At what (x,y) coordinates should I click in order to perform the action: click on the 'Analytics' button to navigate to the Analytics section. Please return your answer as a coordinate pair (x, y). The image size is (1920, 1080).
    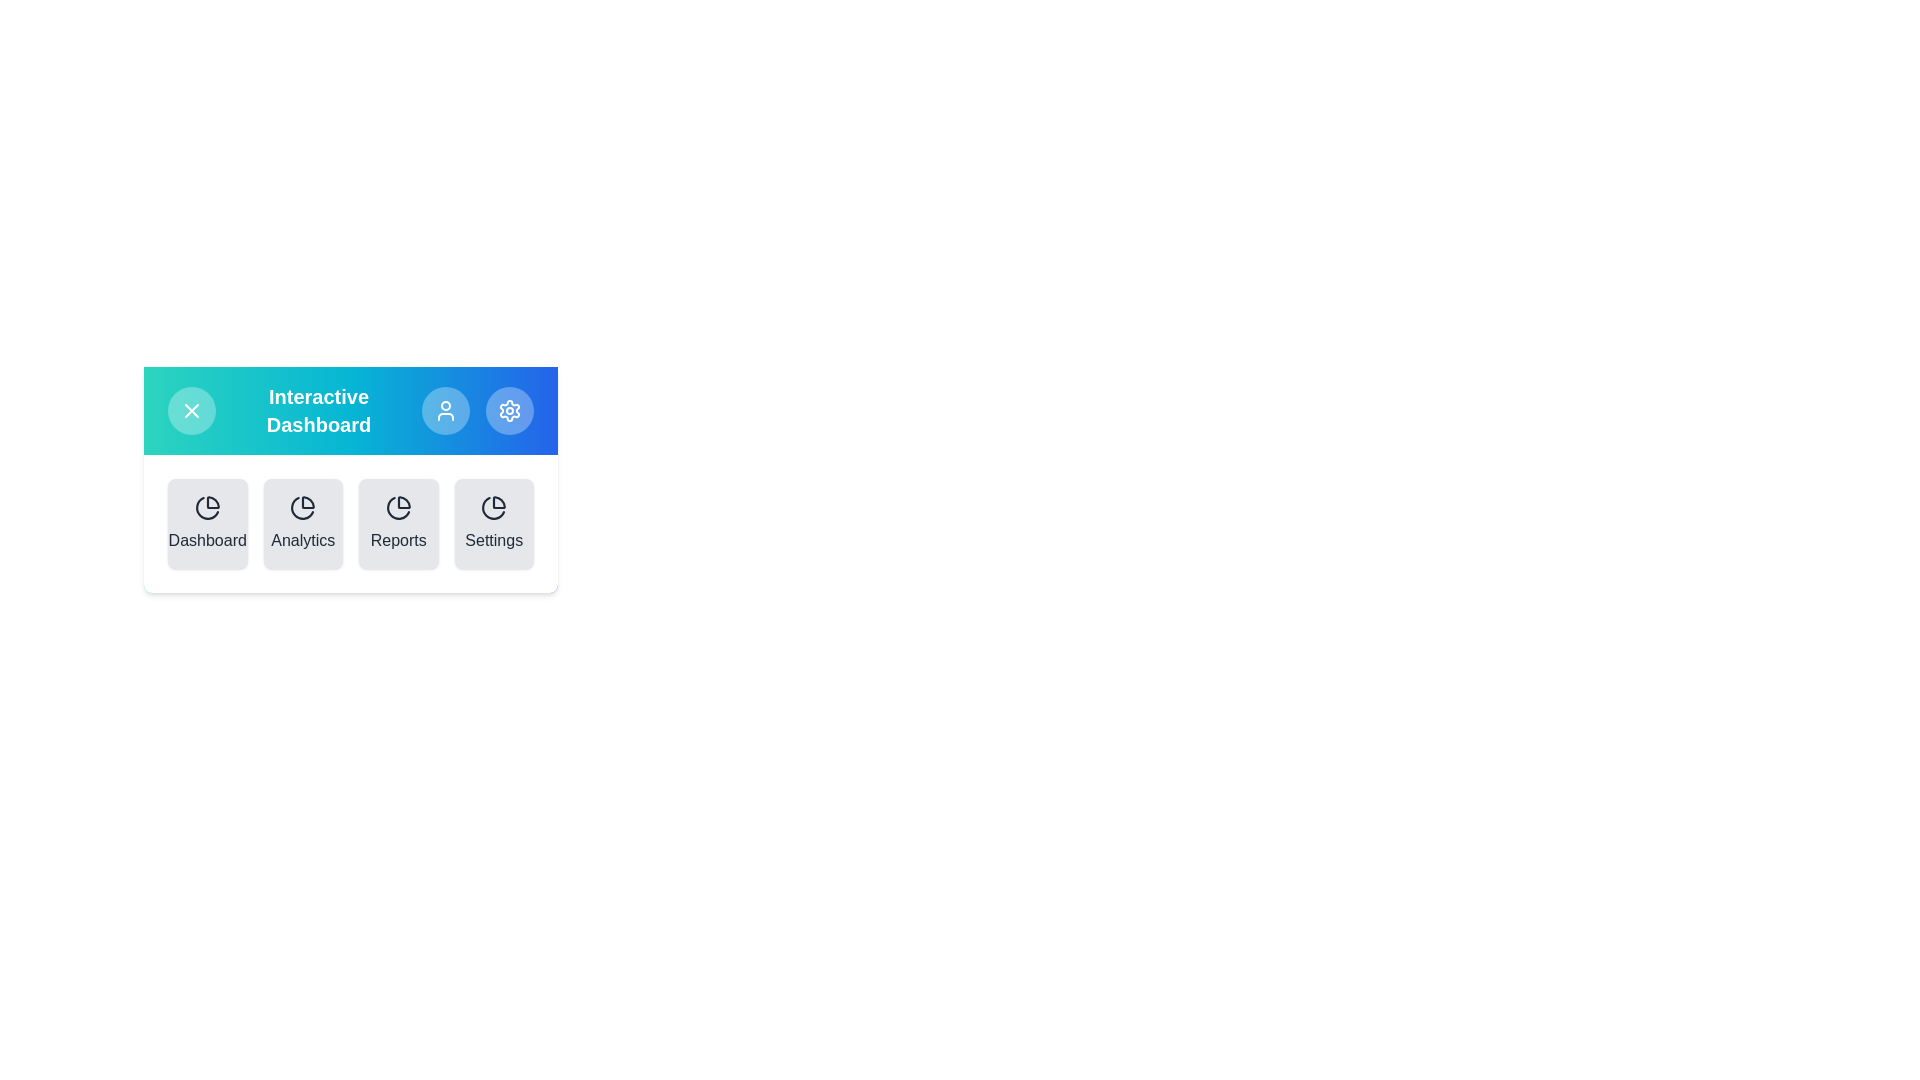
    Looking at the image, I should click on (301, 523).